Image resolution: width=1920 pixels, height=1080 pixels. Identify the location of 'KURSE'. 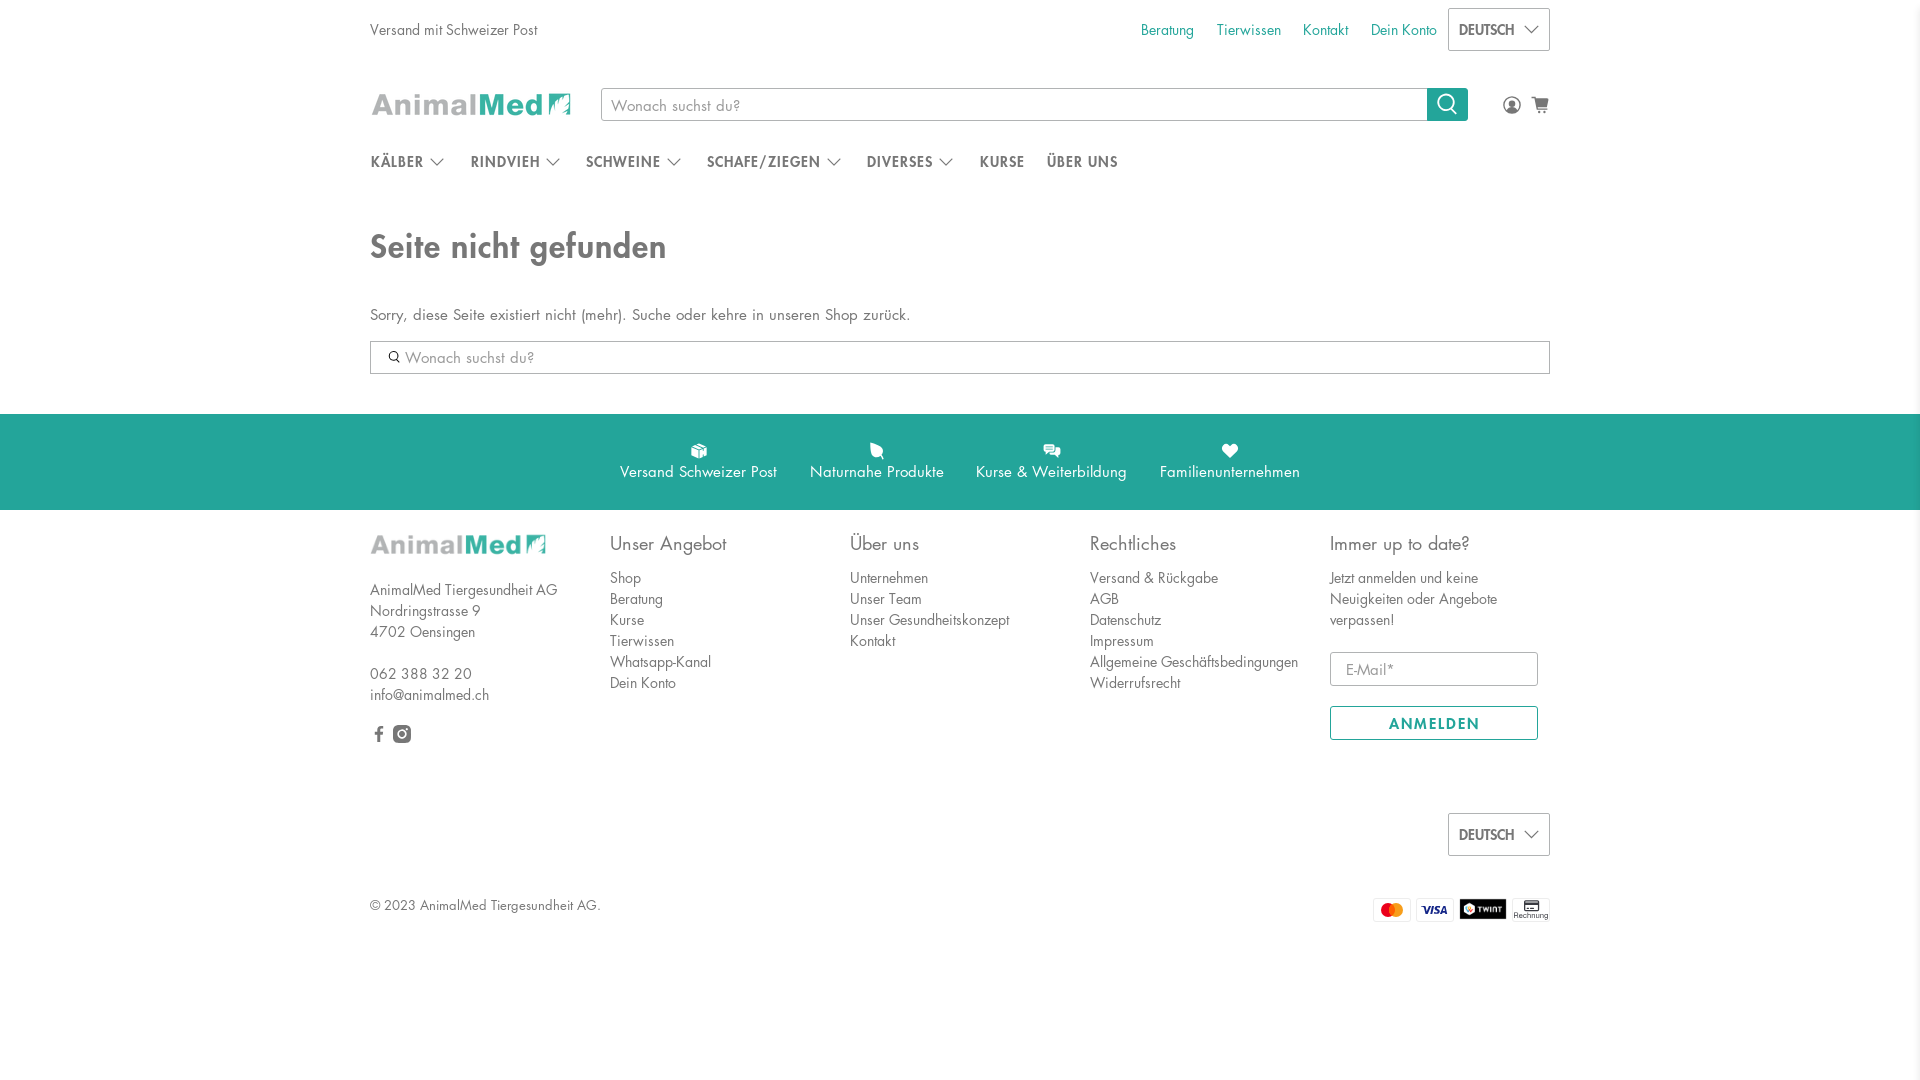
(1002, 160).